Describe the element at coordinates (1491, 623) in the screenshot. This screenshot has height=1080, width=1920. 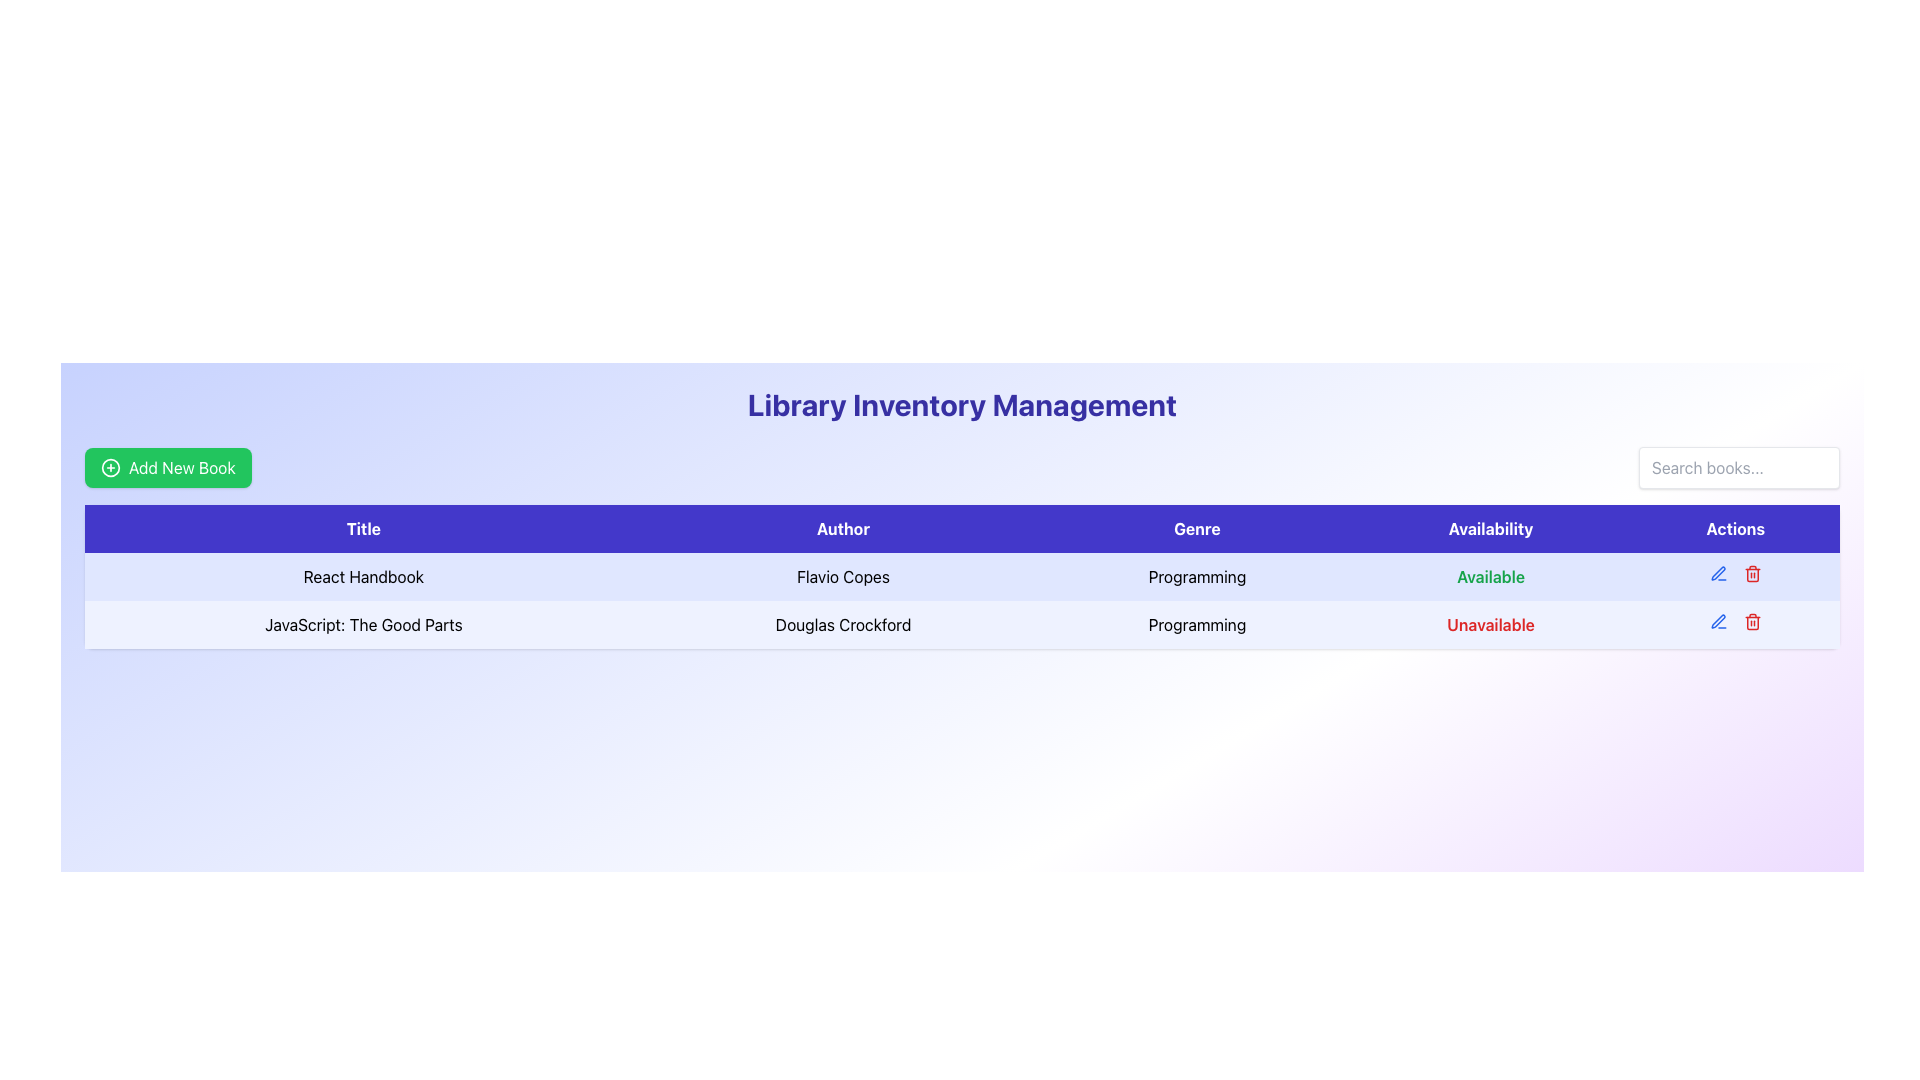
I see `the availability status text label indicating that 'JavaScript: The Good Parts' is not available in the library inventory` at that location.